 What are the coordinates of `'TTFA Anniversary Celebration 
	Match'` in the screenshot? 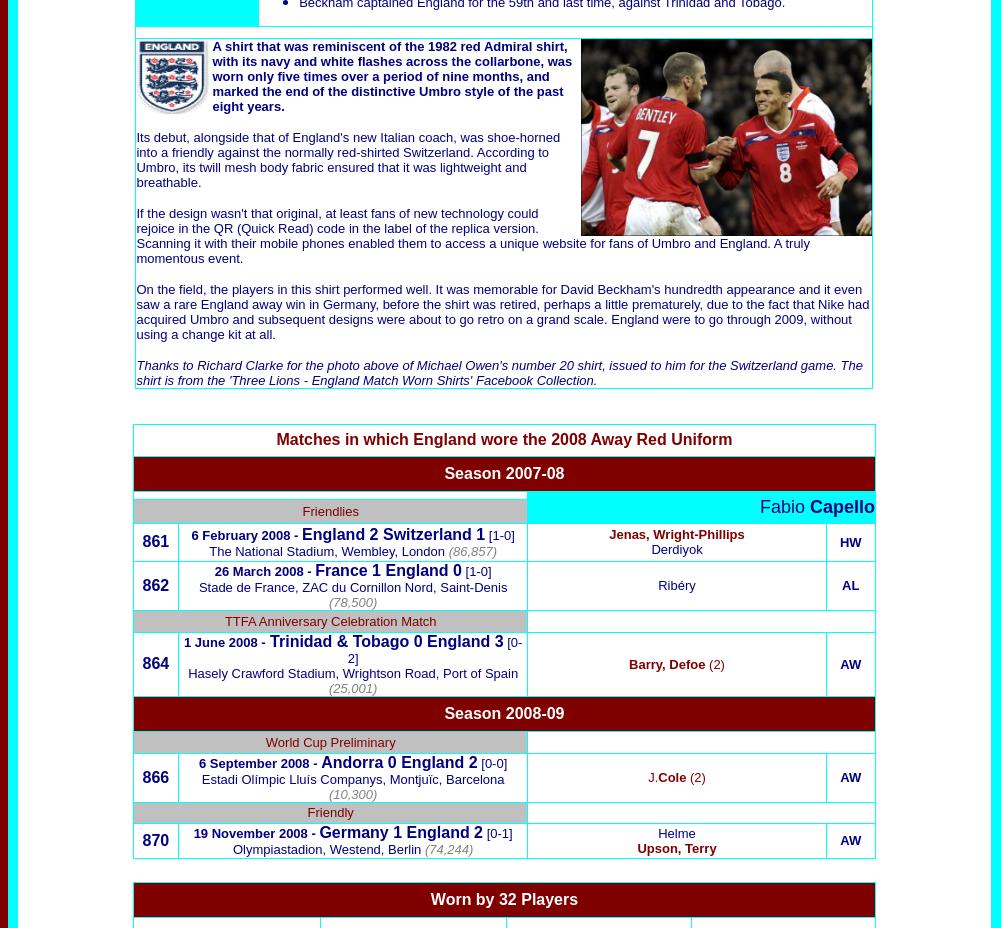 It's located at (330, 620).